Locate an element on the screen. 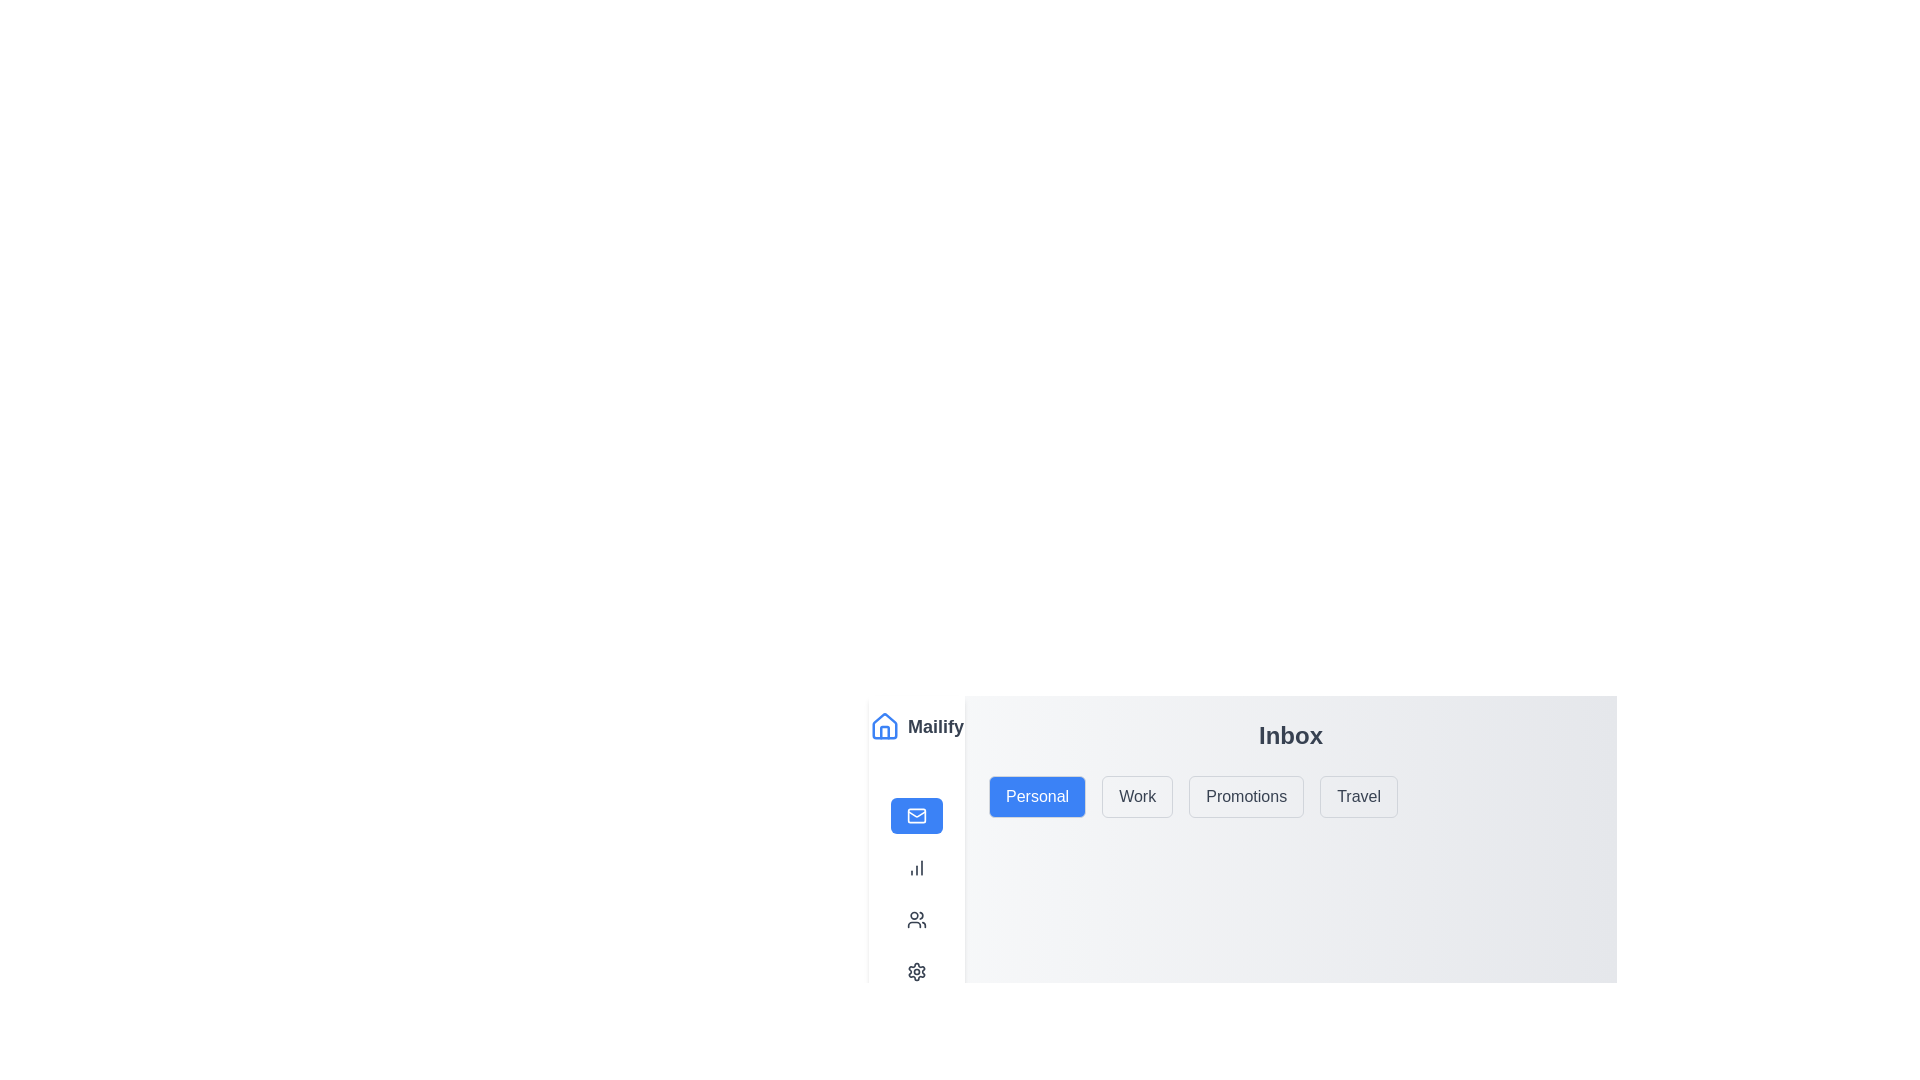  the 'Promotions' tab in the Tab Navigation Group is located at coordinates (1291, 796).